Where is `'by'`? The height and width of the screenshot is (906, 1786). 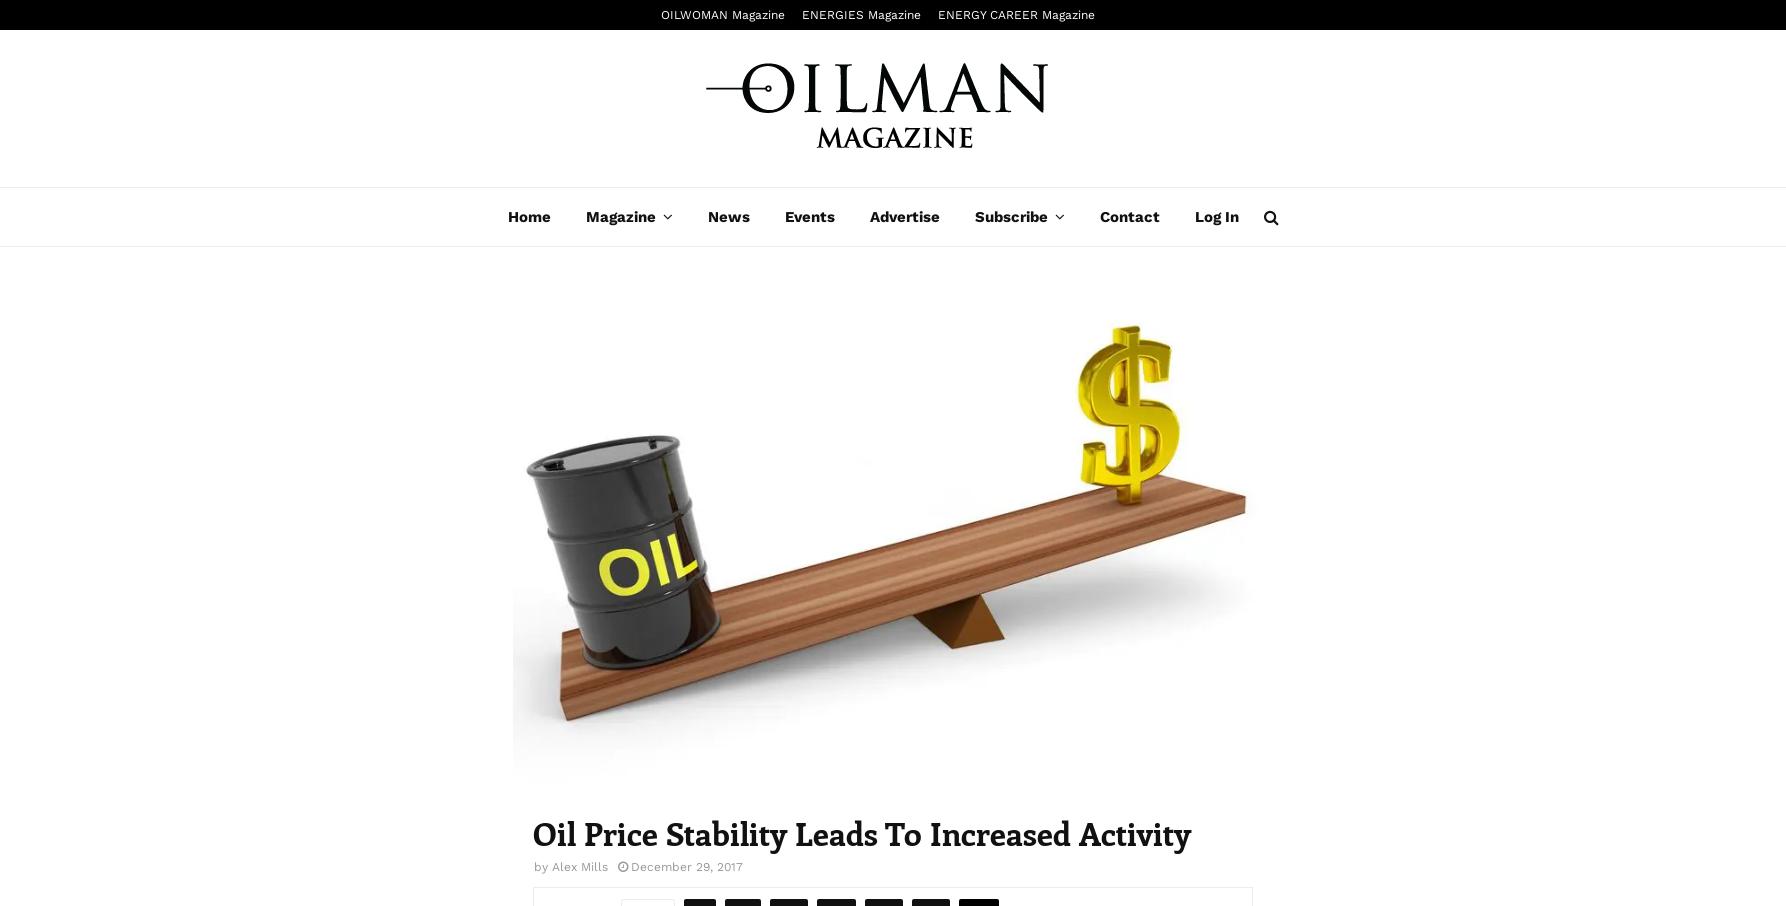 'by' is located at coordinates (541, 867).